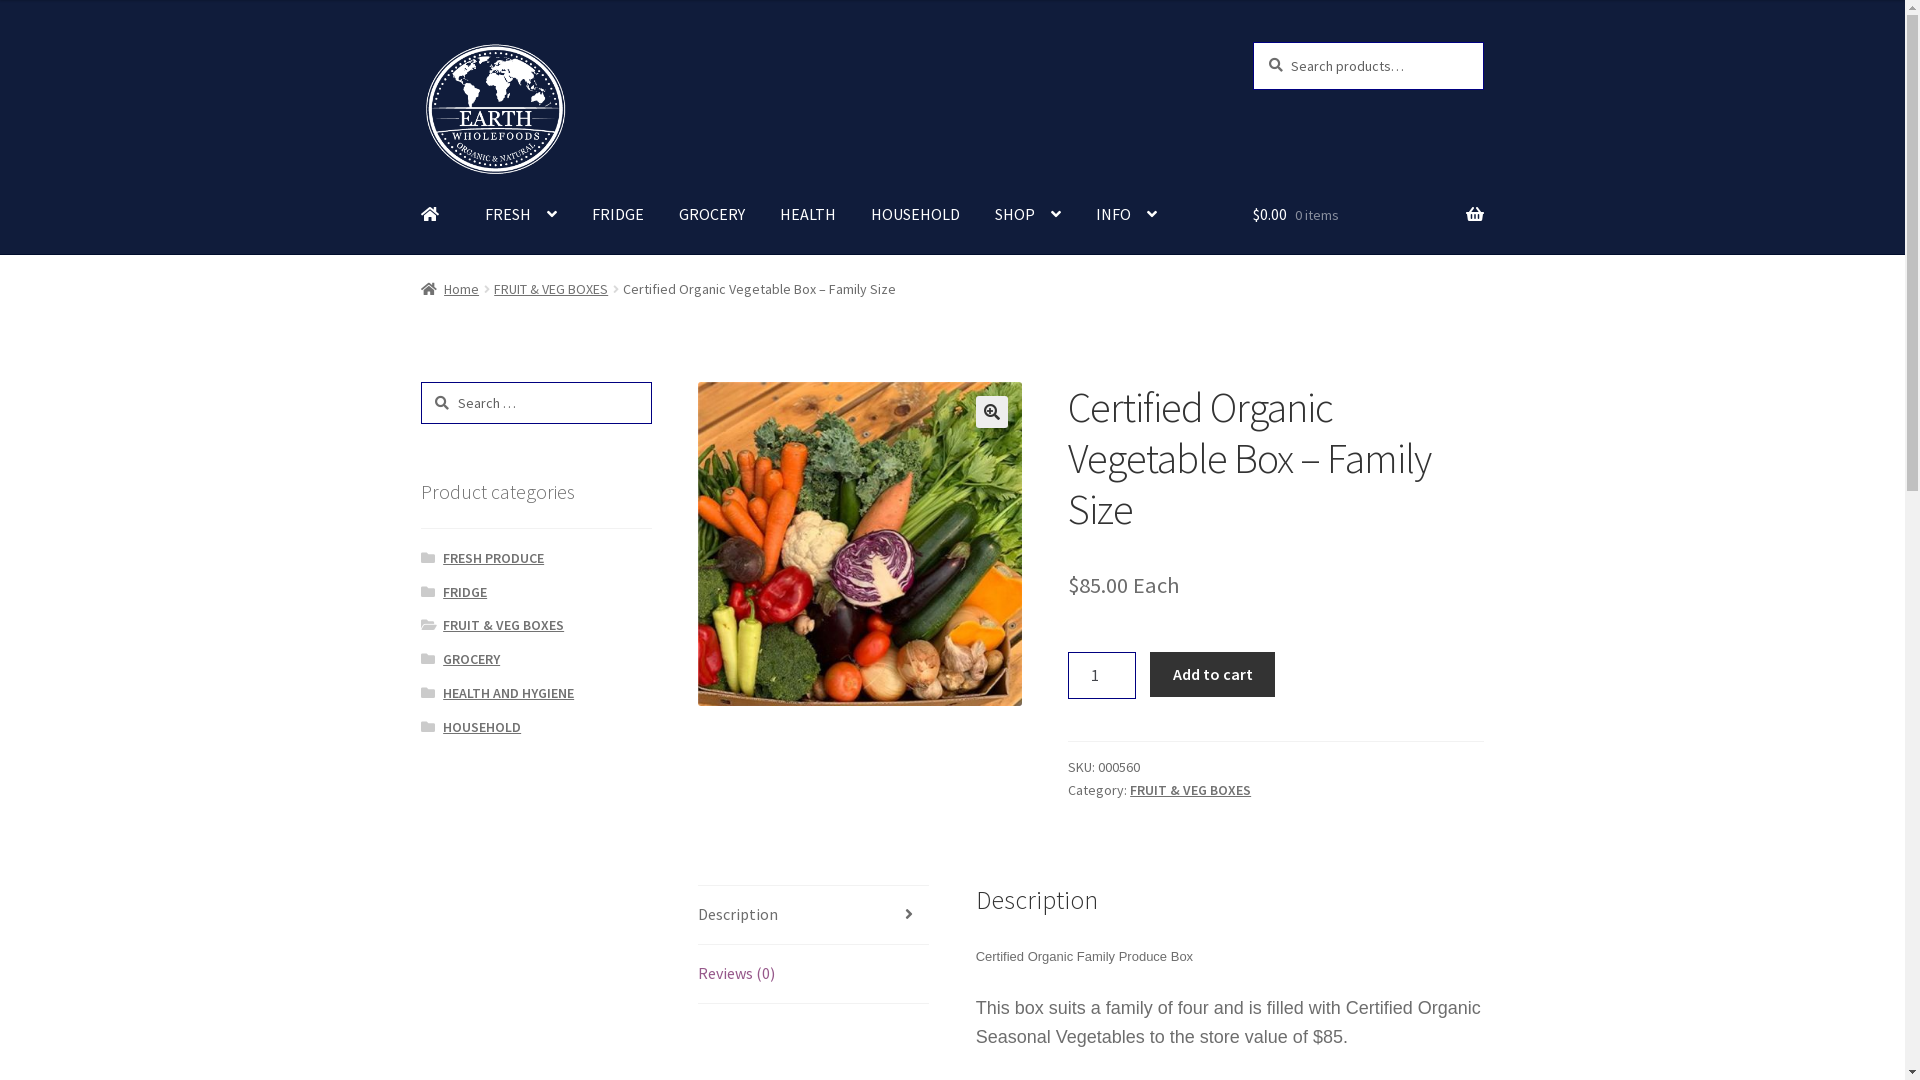 The width and height of the screenshot is (1920, 1080). I want to click on 'HEALTH AND HYGIENE', so click(508, 692).